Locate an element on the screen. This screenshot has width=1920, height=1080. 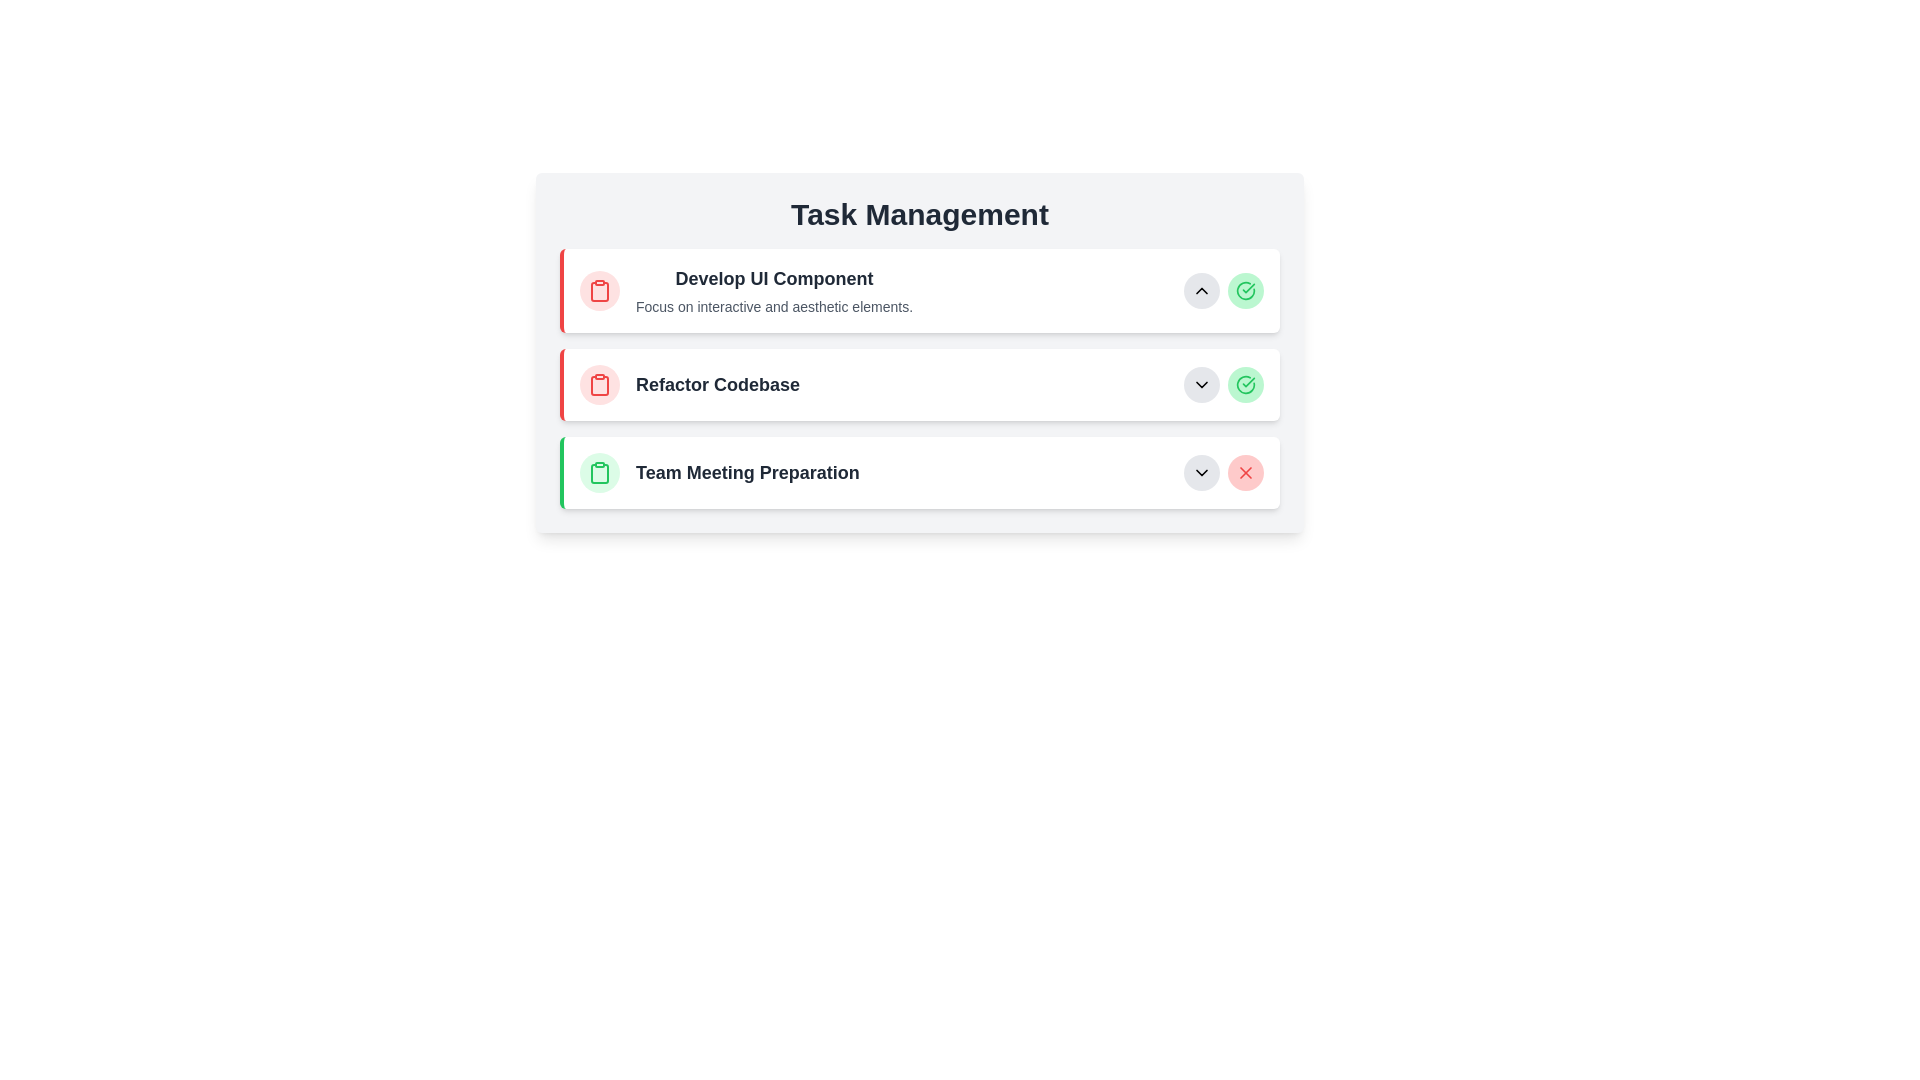
the delete button located at the far right of the third horizontal task entry is located at coordinates (1245, 473).